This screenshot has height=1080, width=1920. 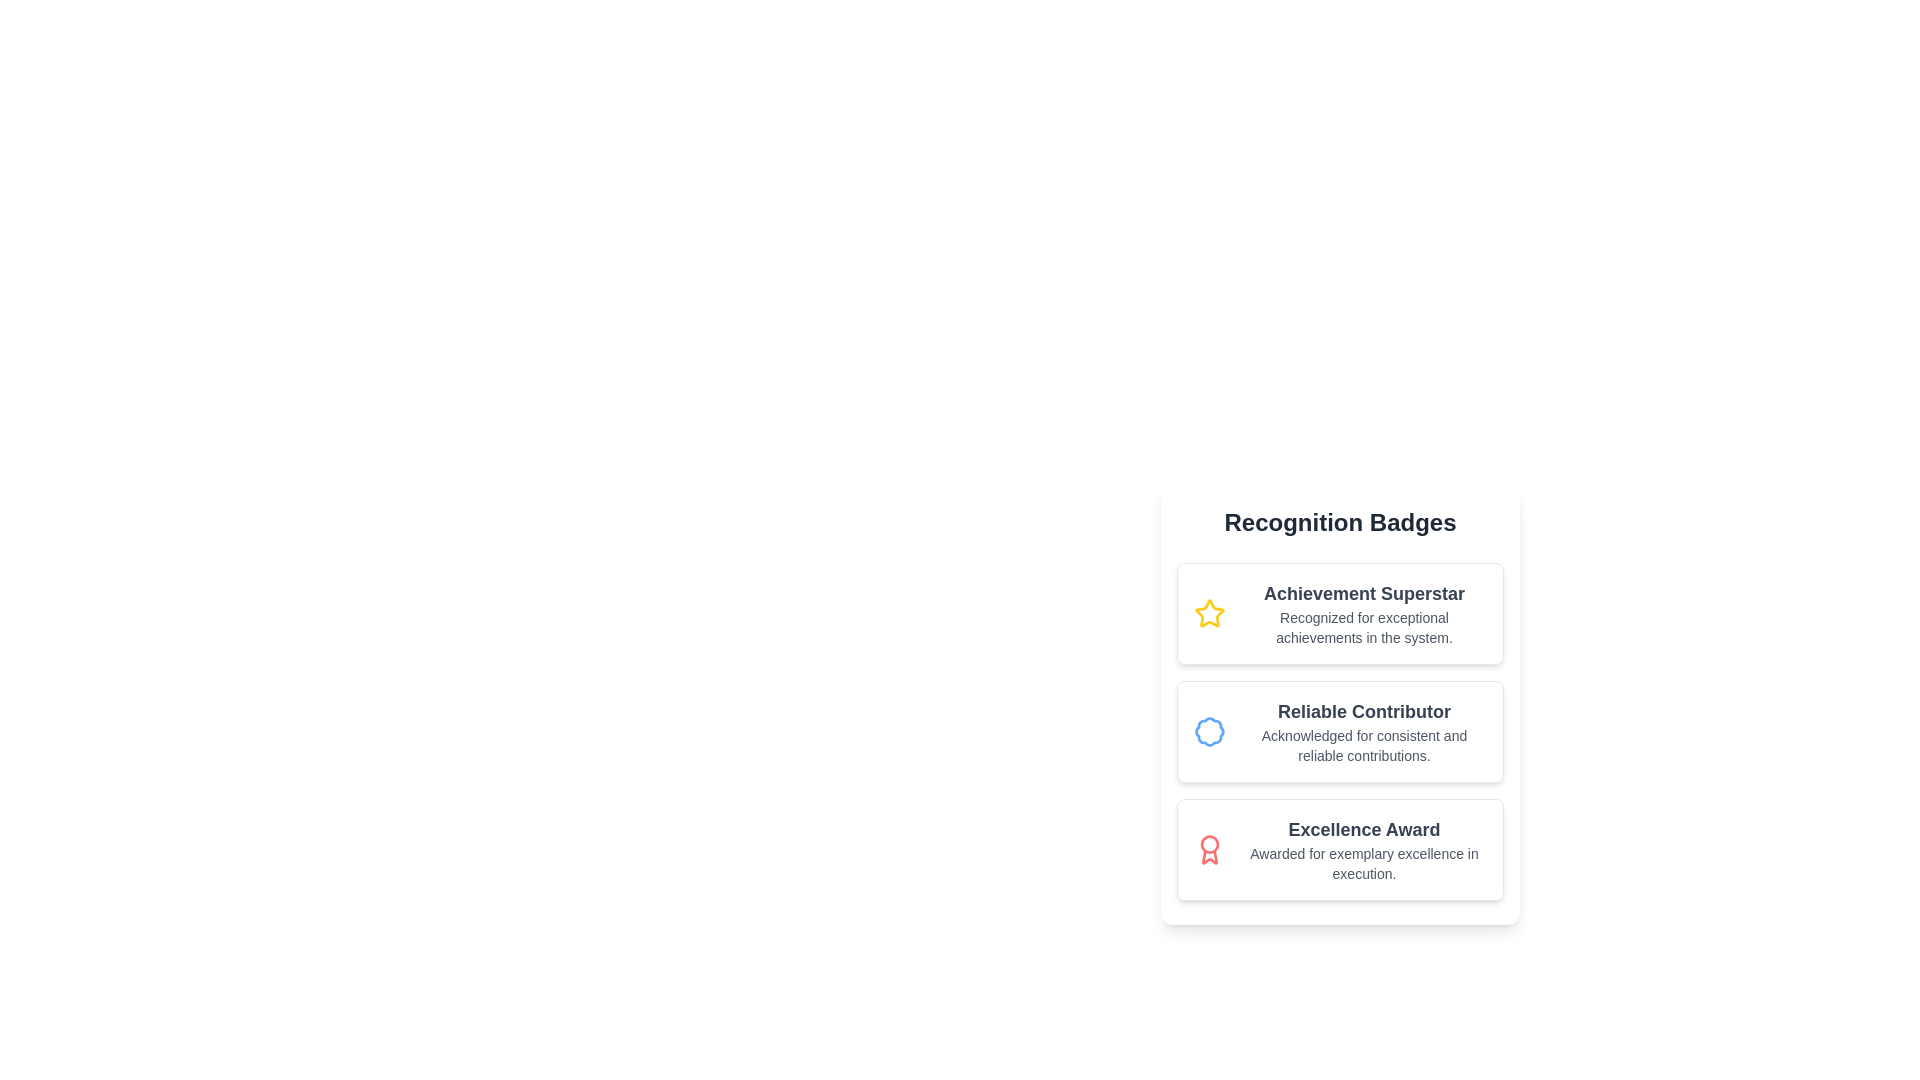 I want to click on text displayed on the second informational card about the 'Reliable Contributor' badge located within the 'Recognition Badges' section, so click(x=1340, y=724).